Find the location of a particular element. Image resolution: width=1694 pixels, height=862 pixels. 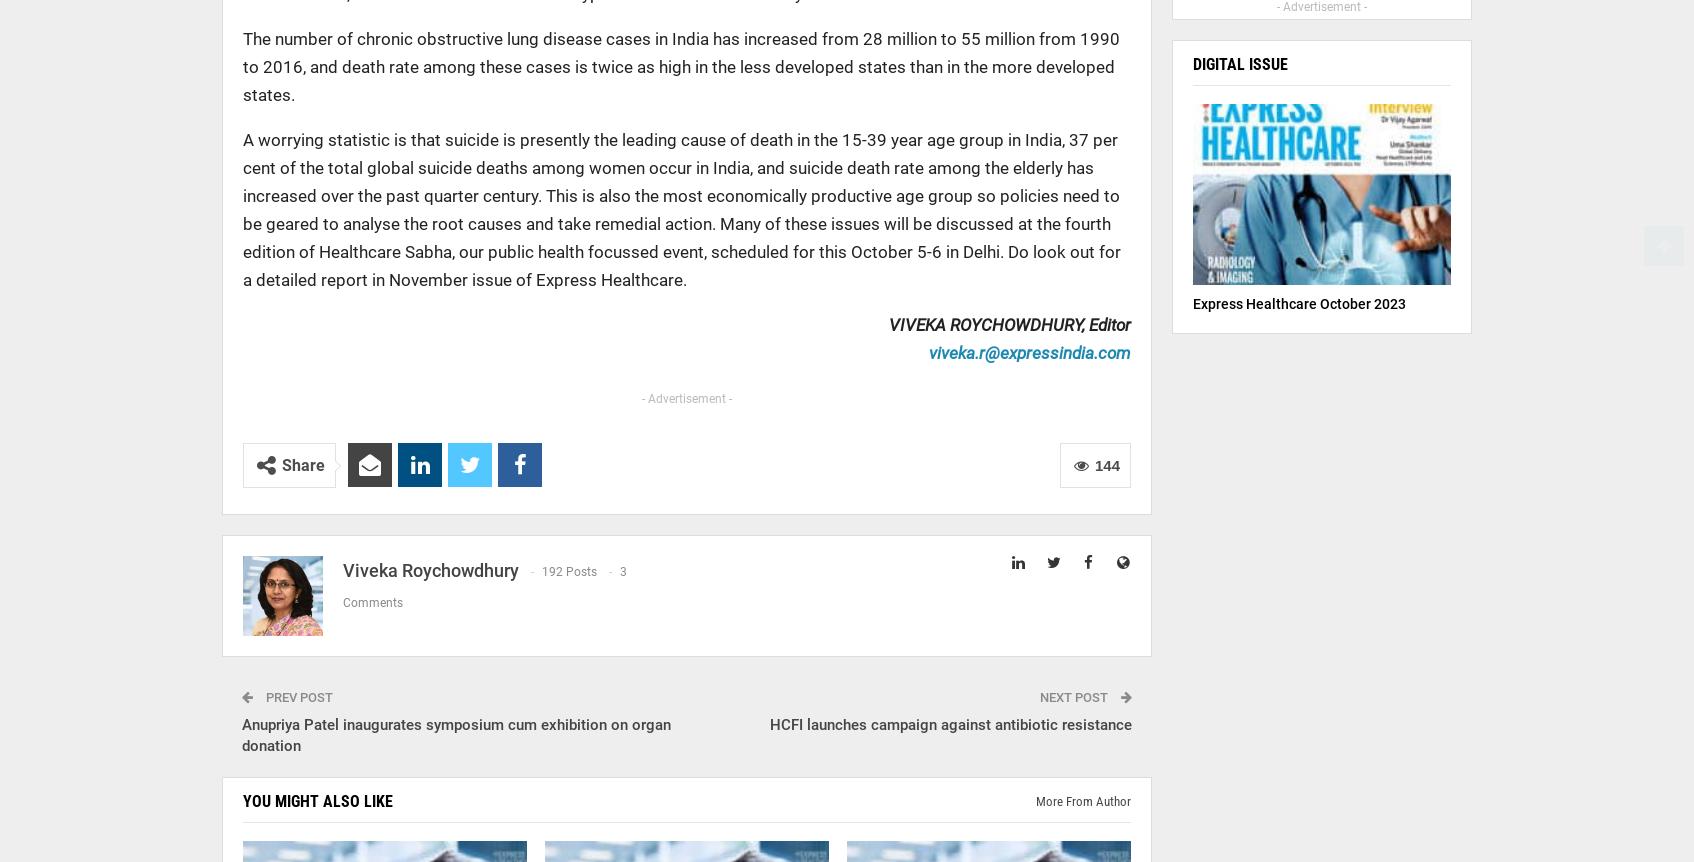

'VIVEKA ROYCHOWDHURY, Editor' is located at coordinates (1007, 324).